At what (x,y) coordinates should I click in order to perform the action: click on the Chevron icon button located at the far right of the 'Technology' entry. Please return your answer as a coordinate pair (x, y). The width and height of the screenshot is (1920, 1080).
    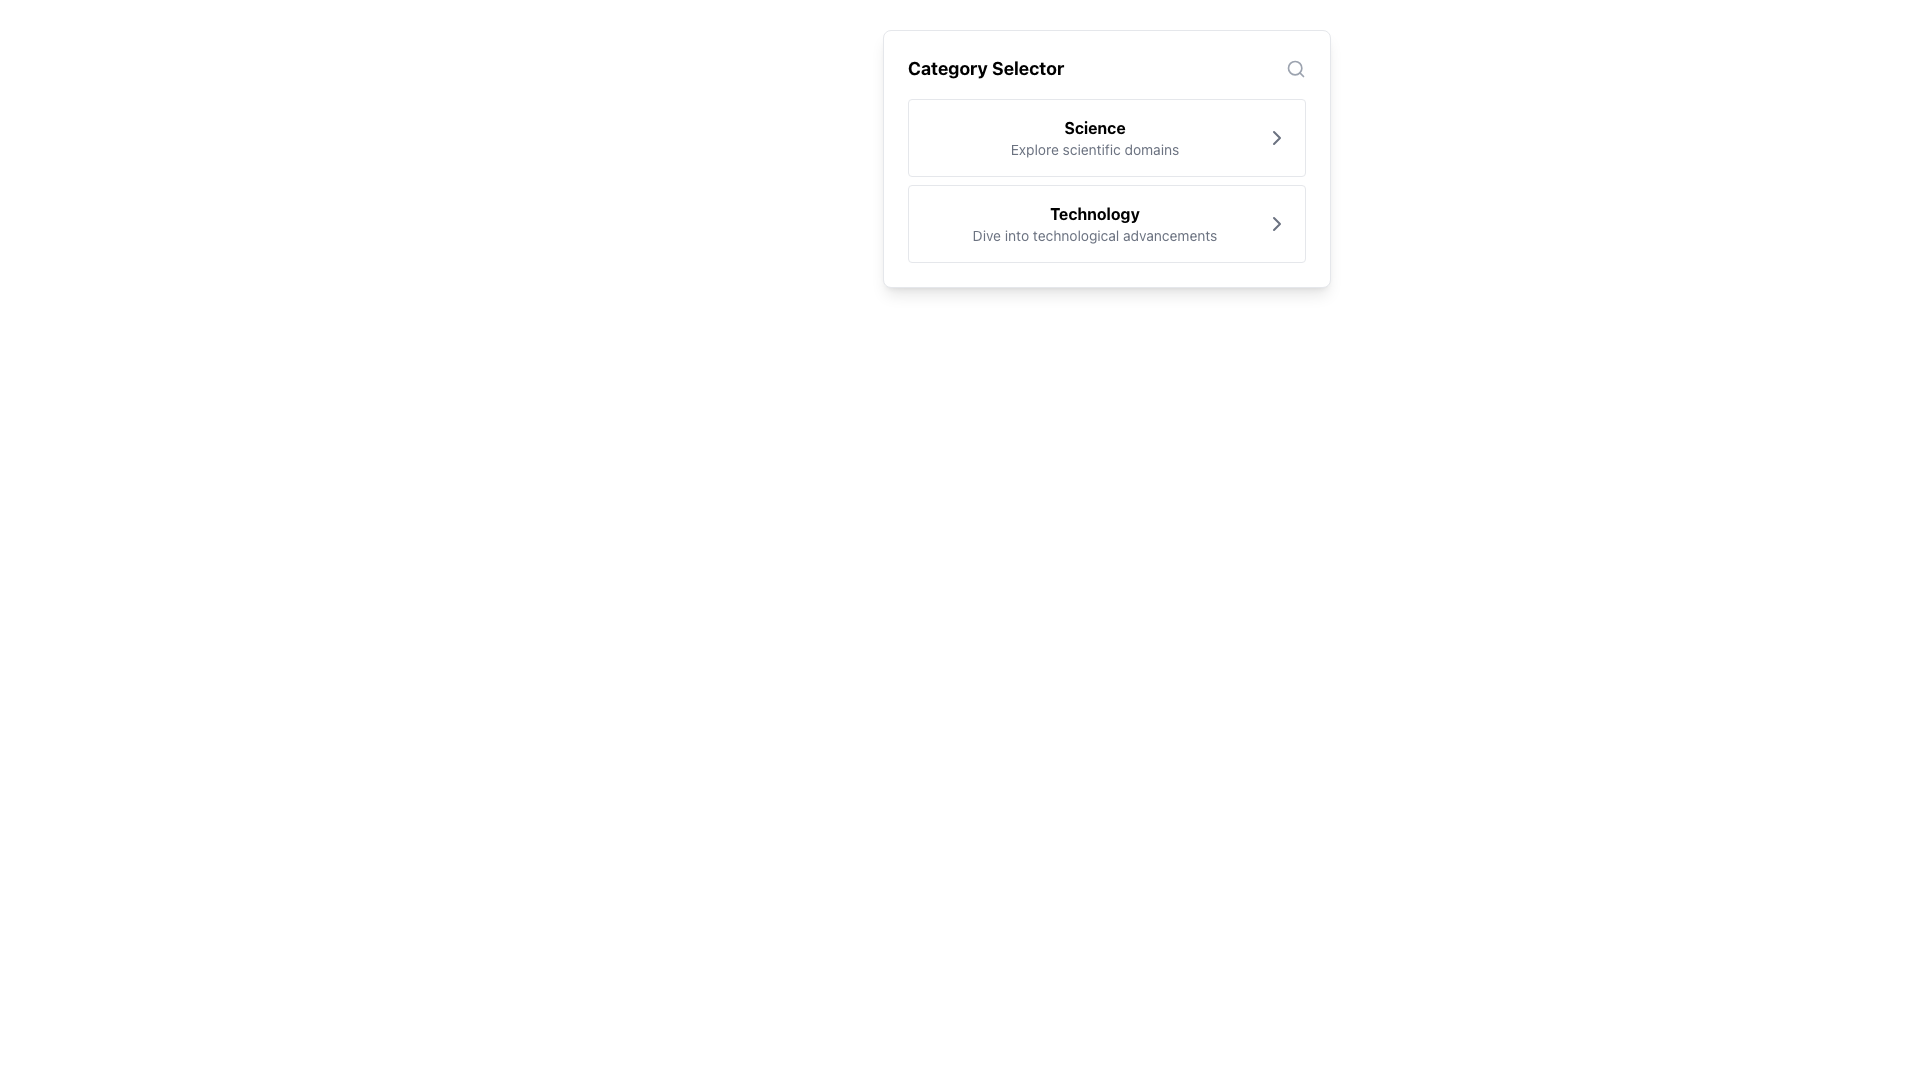
    Looking at the image, I should click on (1275, 223).